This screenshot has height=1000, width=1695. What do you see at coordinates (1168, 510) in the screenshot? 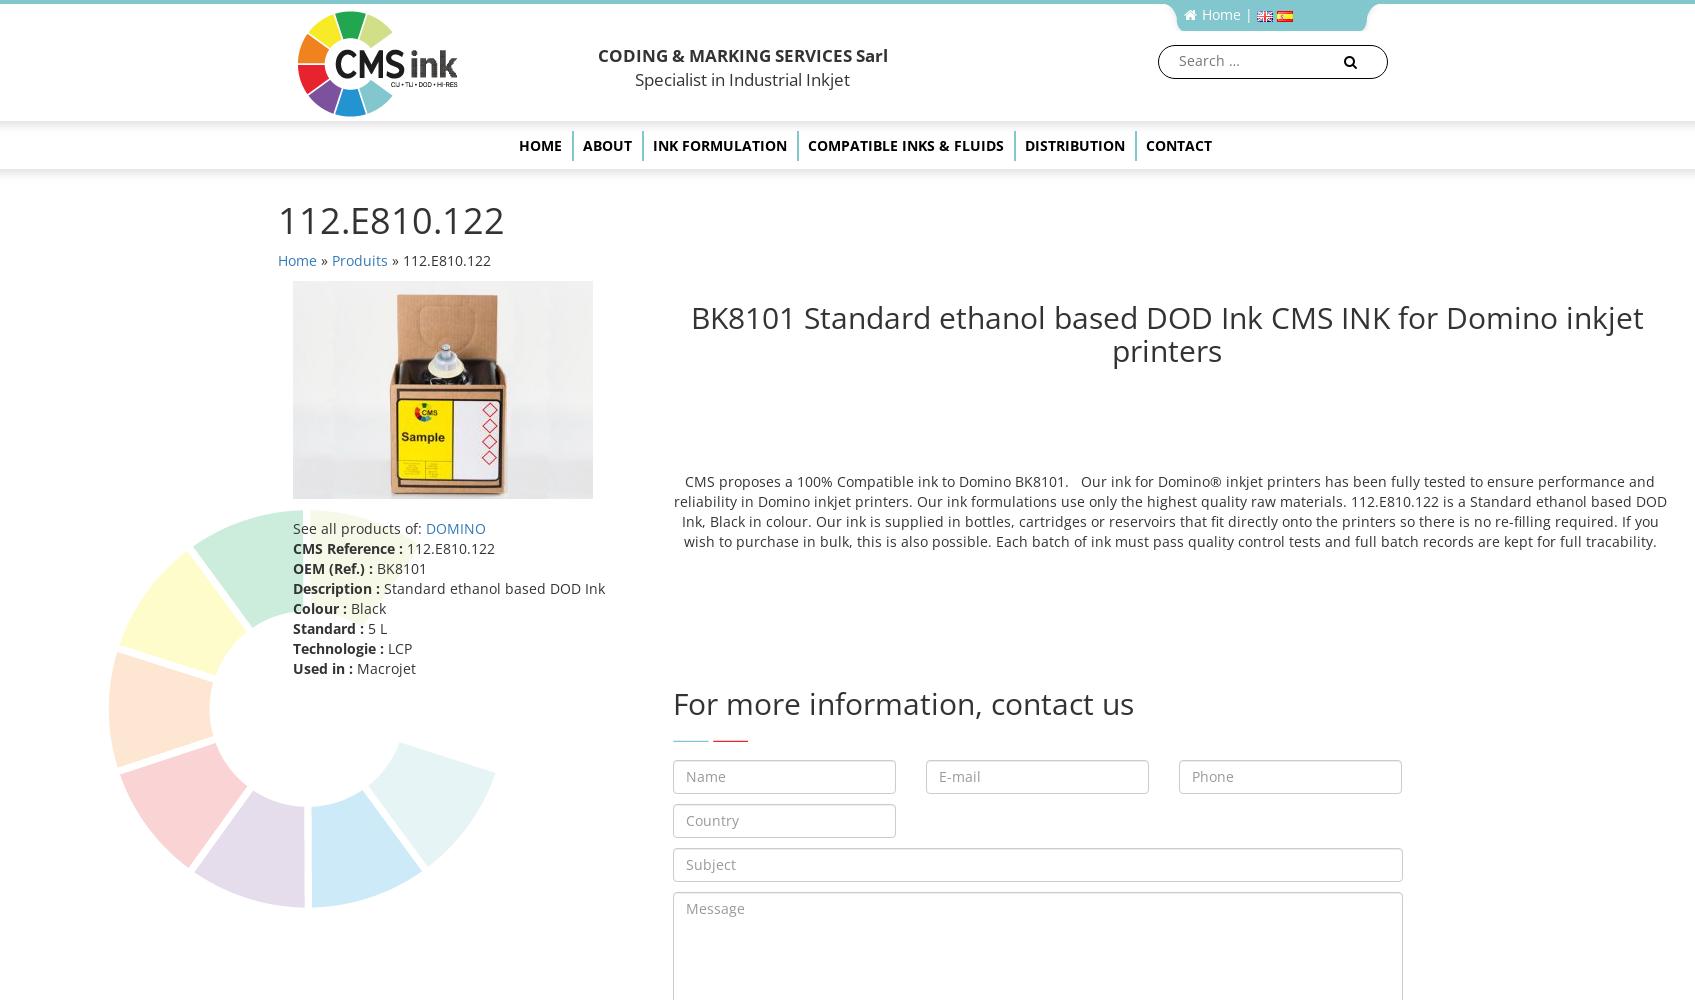
I see `'CMS proposes a 100% Compatible ink to Domino BK8101.   Our ink for Domino® inkjet printers has been fully tested to ensure performance and reliability in Domino inkjet printers. Our ink formulations use only the highest quality raw materials. 112.E810.122 is a Standard ethanol based DOD Ink, Black in colour. Our ink is supplied in bottles, cartridges or reservoirs that fit directly onto the printers so there is no re-filling required. If you wish to purchase in bulk, this is also possible. Each batch of ink must pass quality control tests and full batch records are kept for full tracability.'` at bounding box center [1168, 510].